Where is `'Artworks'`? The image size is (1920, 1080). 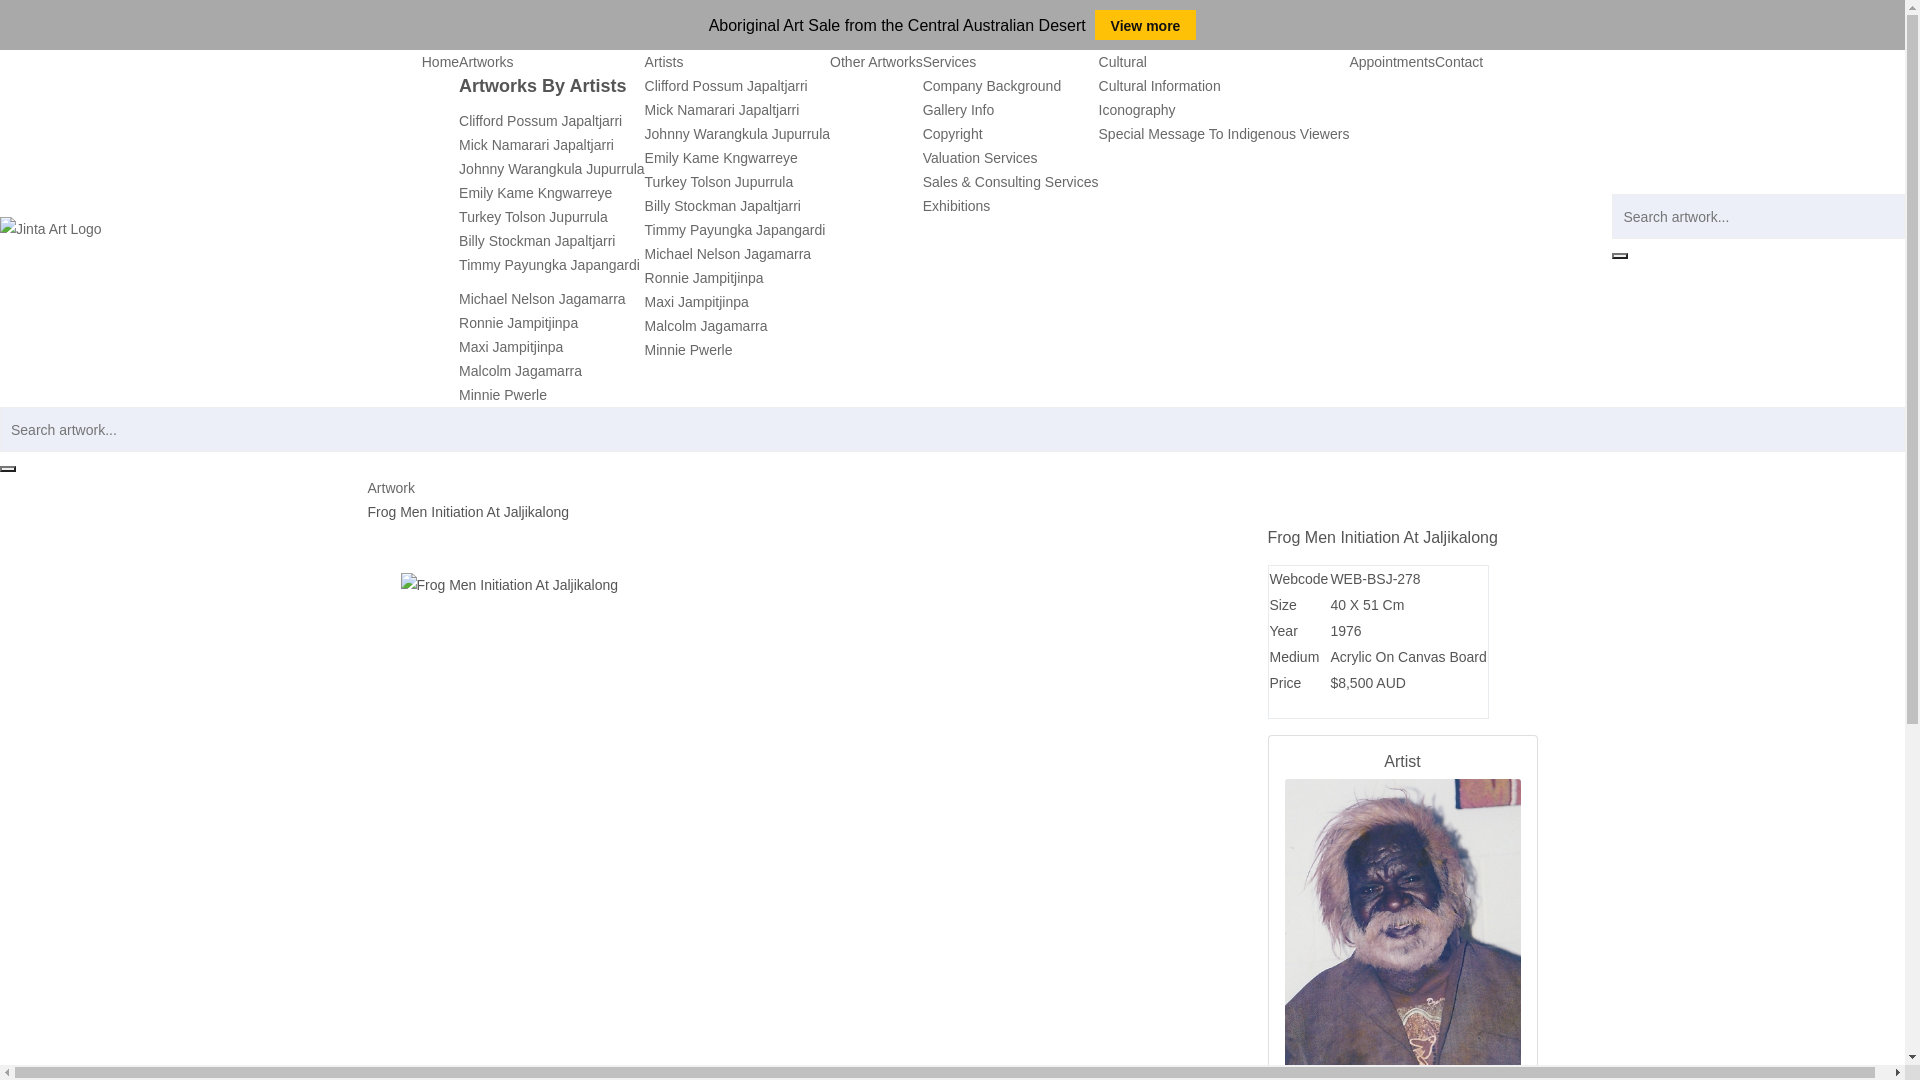 'Artworks' is located at coordinates (458, 60).